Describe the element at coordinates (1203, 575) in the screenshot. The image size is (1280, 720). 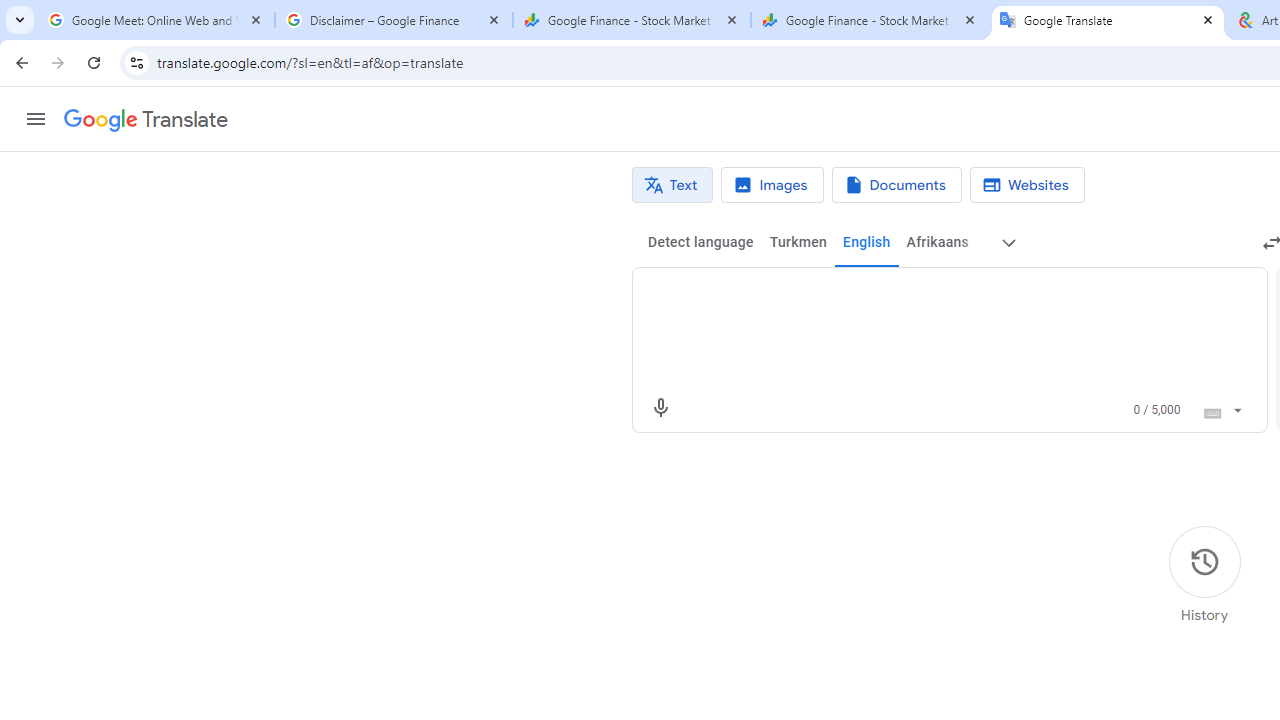
I see `'History'` at that location.